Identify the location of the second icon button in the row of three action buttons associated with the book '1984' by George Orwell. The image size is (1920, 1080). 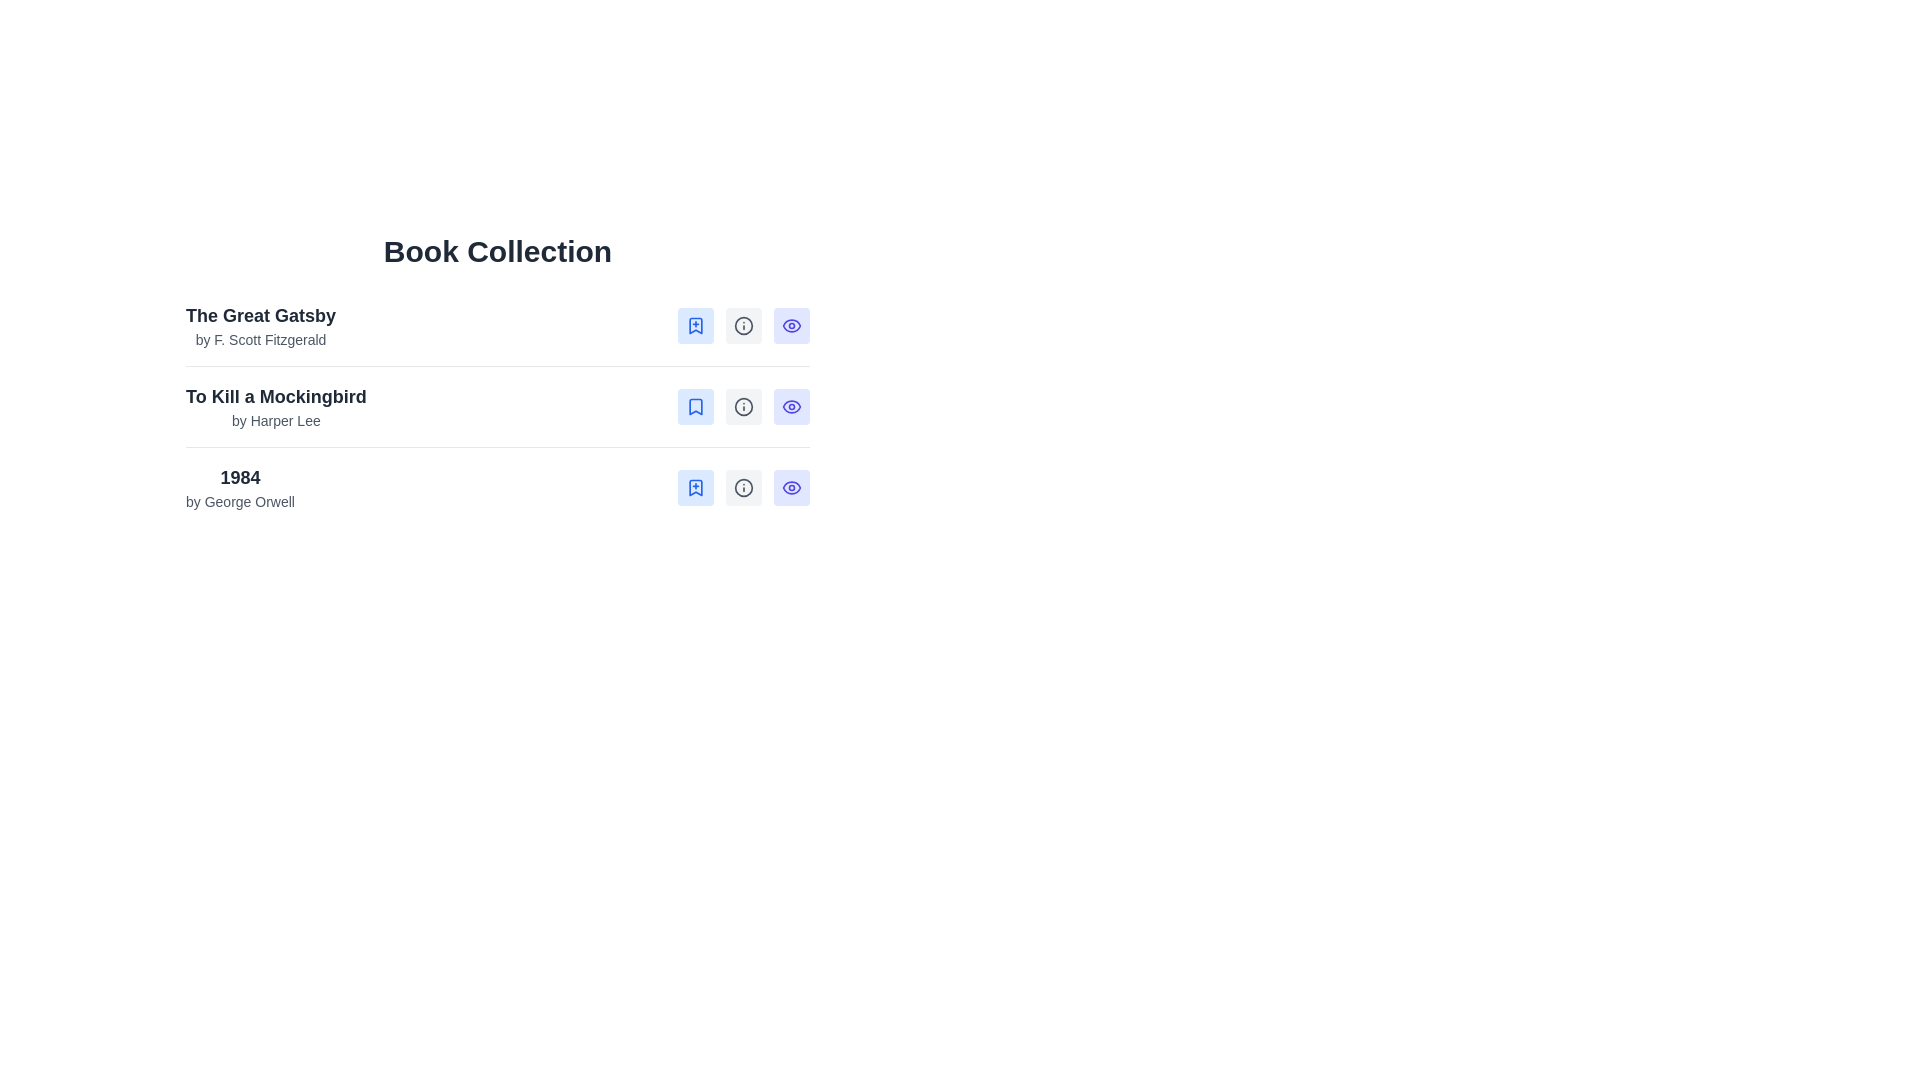
(743, 488).